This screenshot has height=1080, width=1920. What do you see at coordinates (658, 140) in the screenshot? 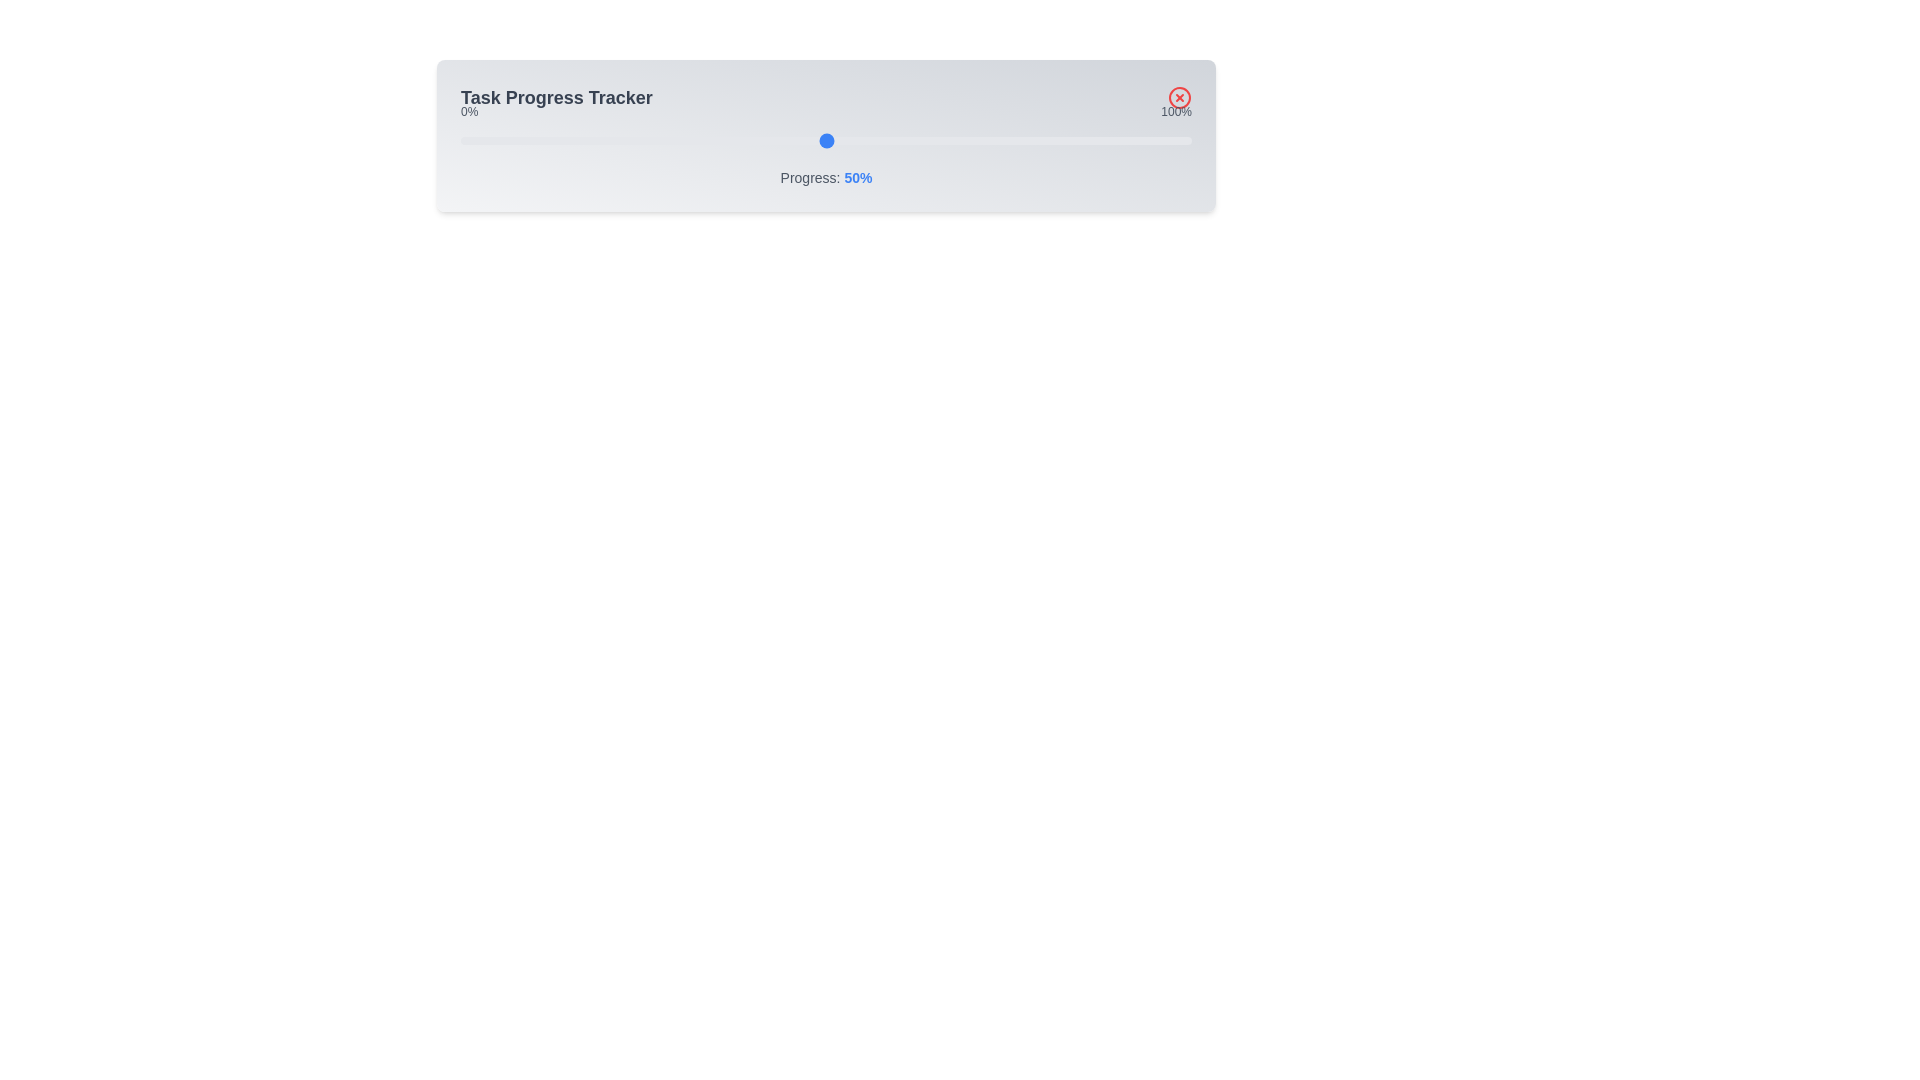
I see `task progress` at bounding box center [658, 140].